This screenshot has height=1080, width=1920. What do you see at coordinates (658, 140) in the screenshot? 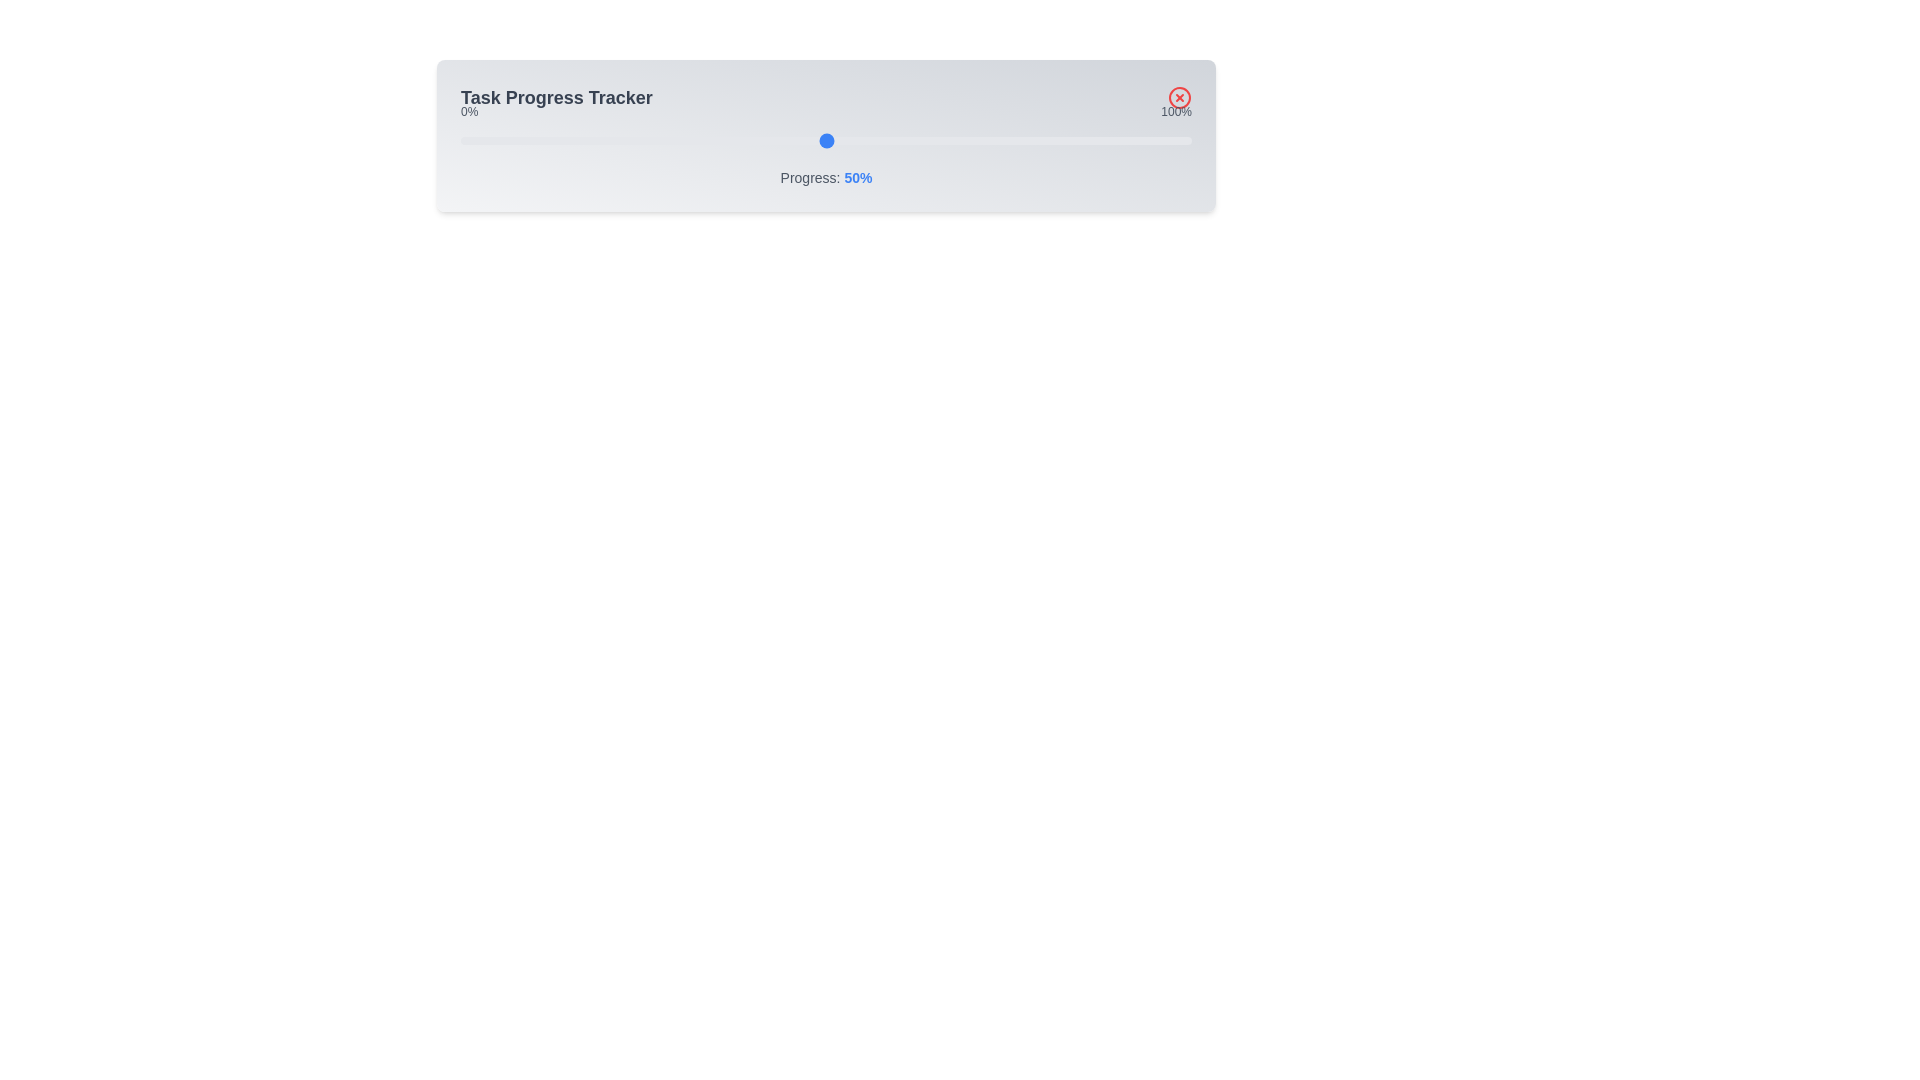
I see `task progress` at bounding box center [658, 140].